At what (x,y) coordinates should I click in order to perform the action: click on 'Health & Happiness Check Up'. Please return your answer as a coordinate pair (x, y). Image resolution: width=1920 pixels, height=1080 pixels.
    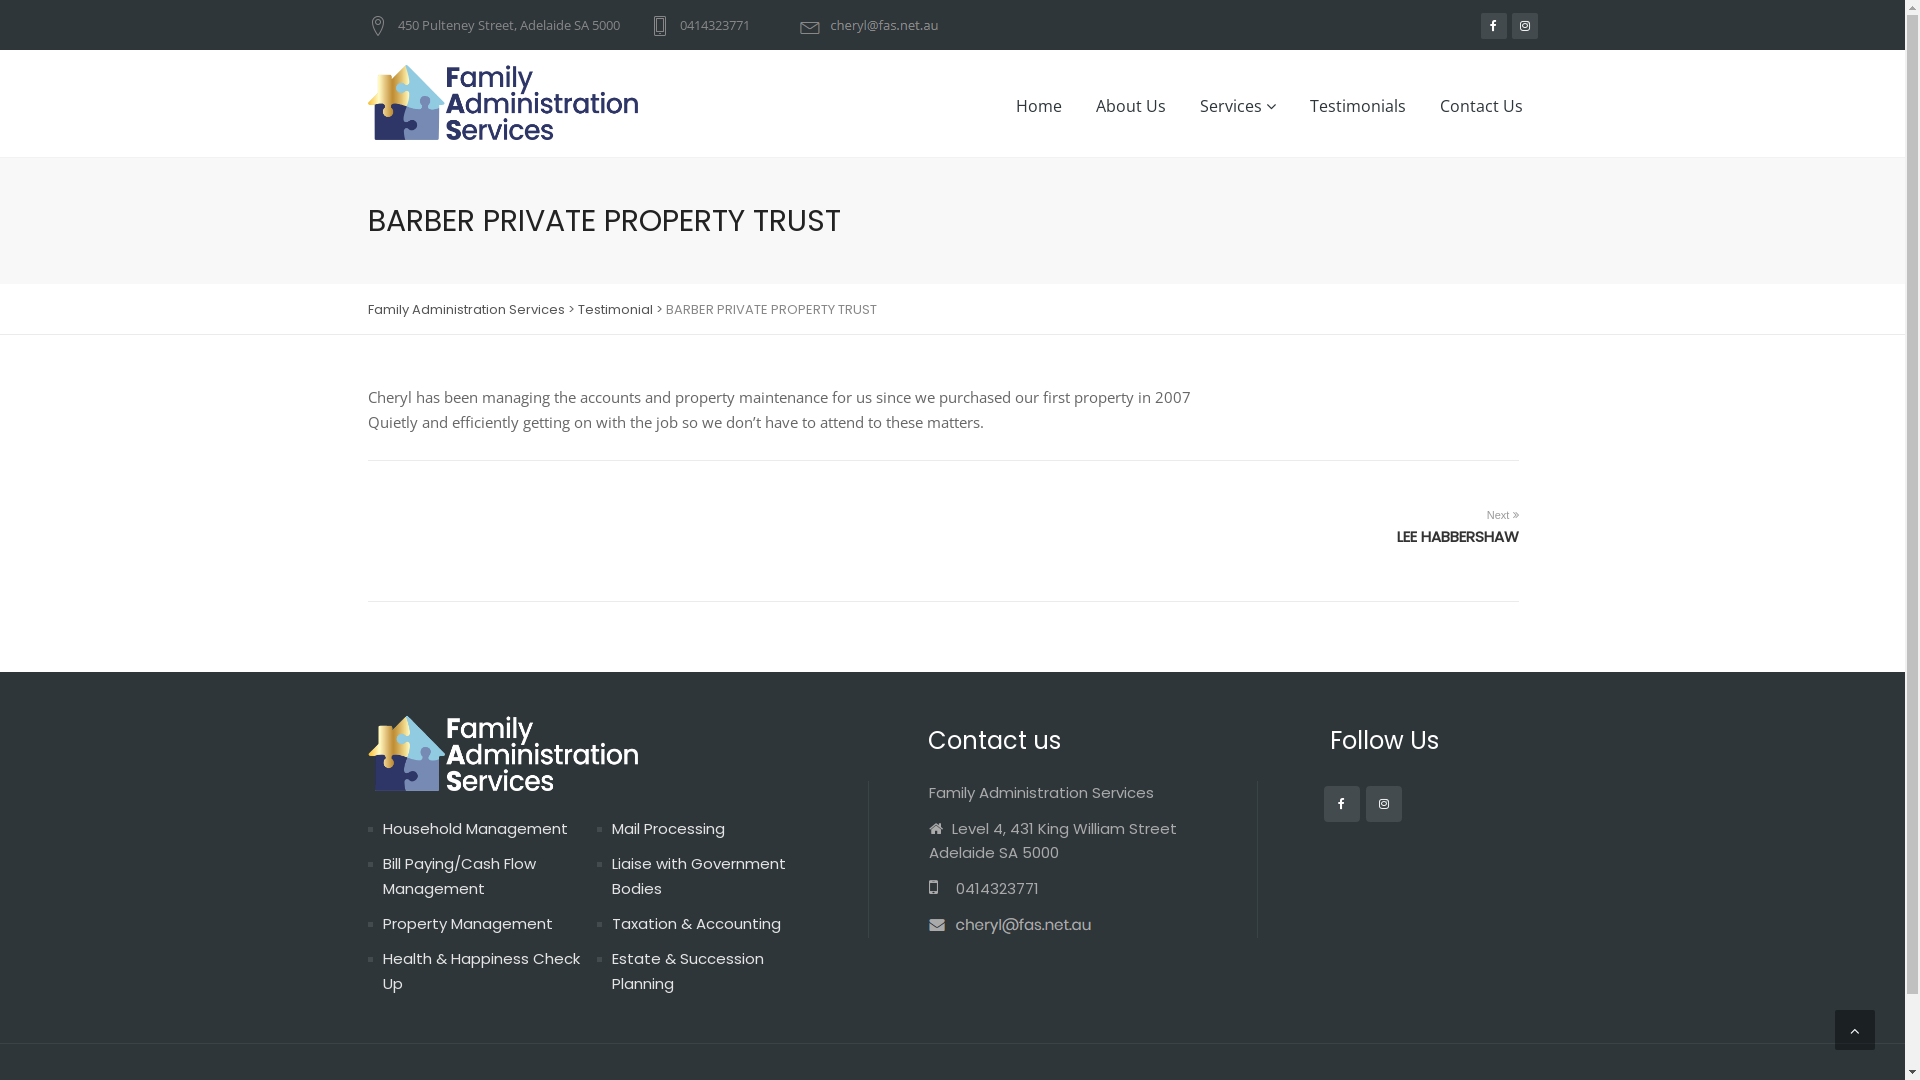
    Looking at the image, I should click on (480, 970).